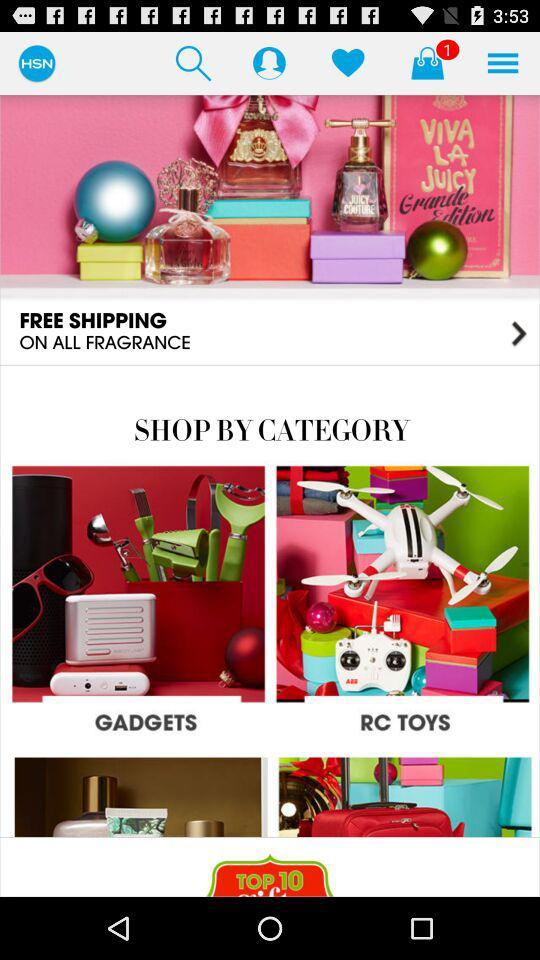  What do you see at coordinates (426, 62) in the screenshot?
I see `selected items` at bounding box center [426, 62].